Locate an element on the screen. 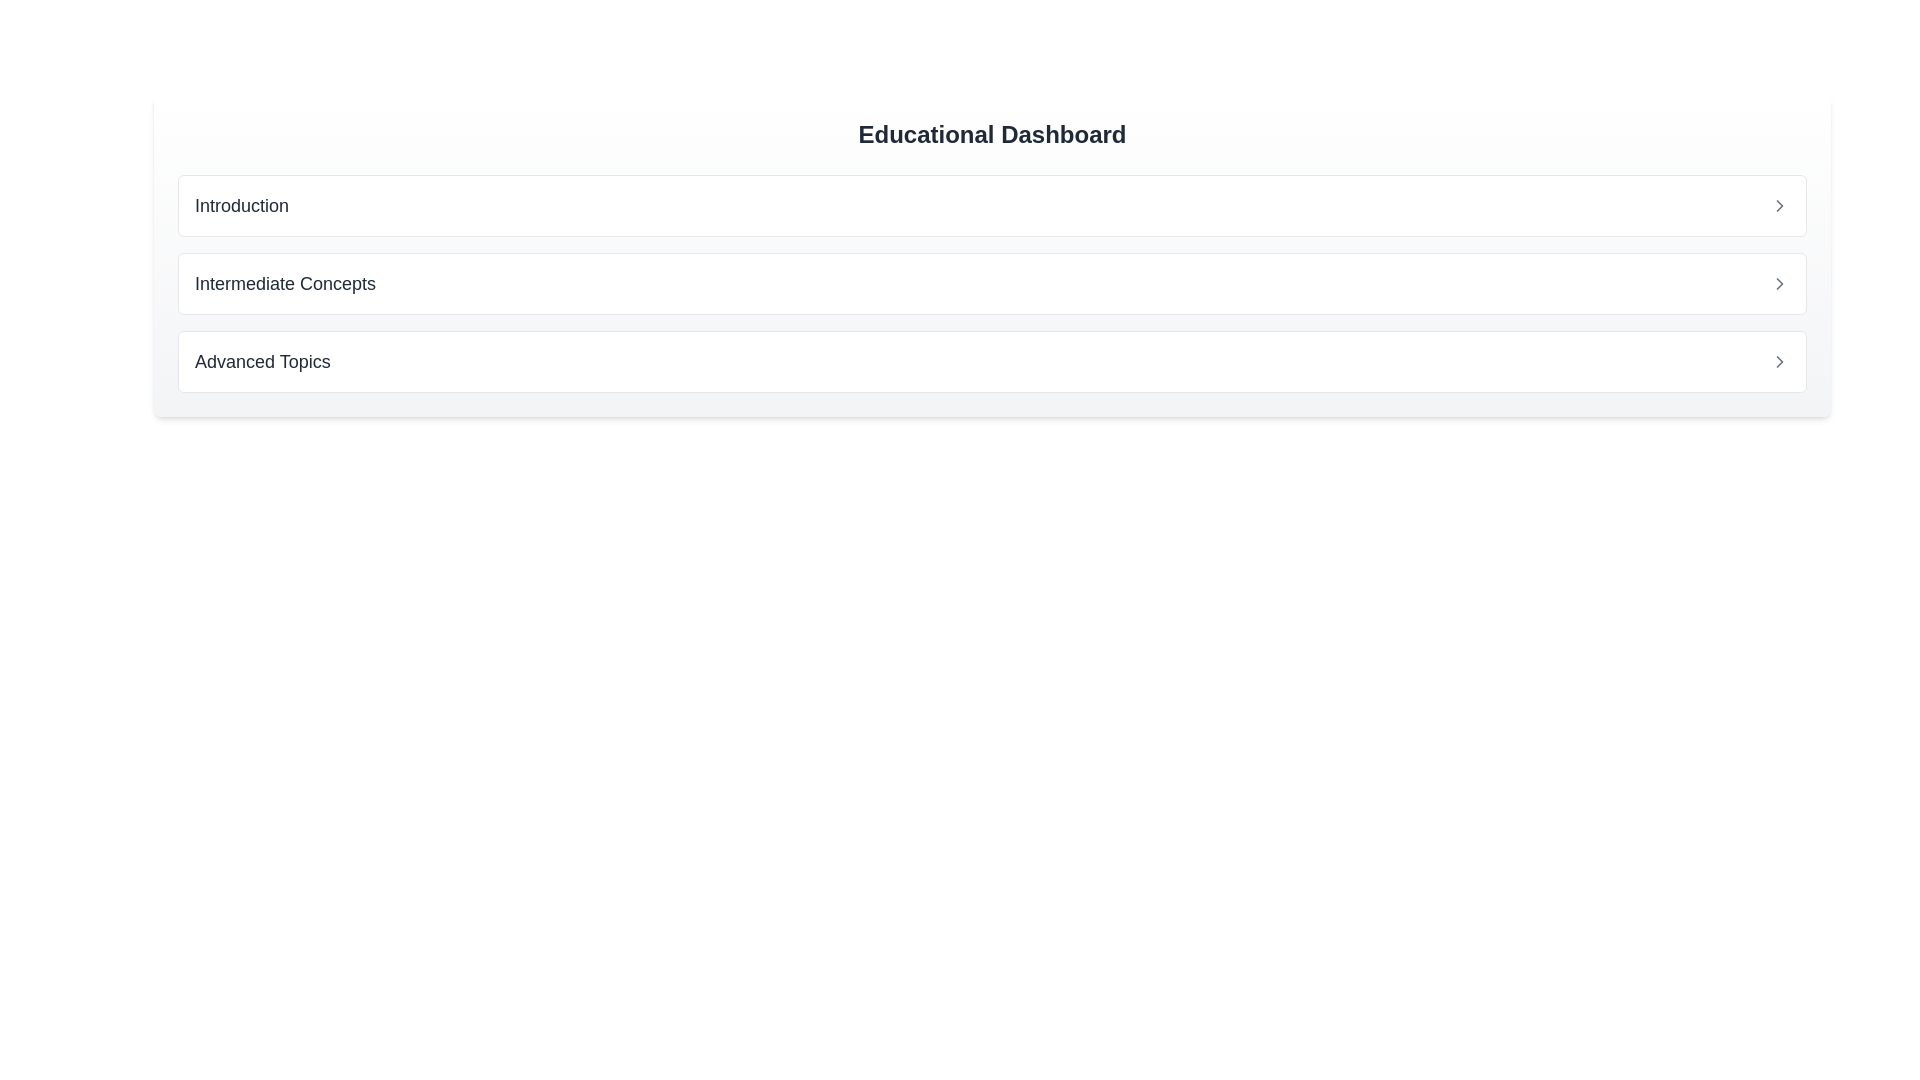 This screenshot has width=1920, height=1080. the selectable list item labeled 'Advanced Topics' is located at coordinates (992, 362).